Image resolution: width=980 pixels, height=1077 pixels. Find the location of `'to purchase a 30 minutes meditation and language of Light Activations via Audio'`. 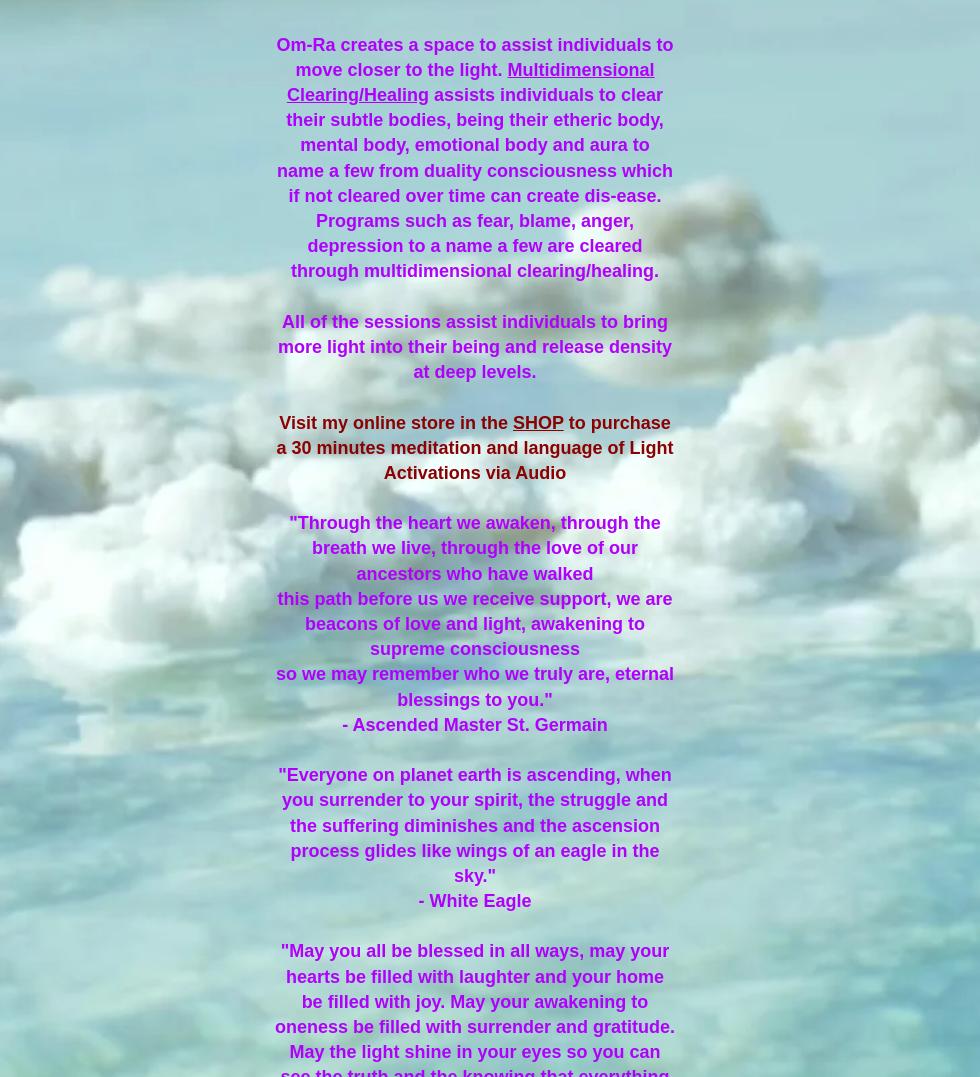

'to purchase a 30 minutes meditation and language of Light Activations via Audio' is located at coordinates (474, 445).